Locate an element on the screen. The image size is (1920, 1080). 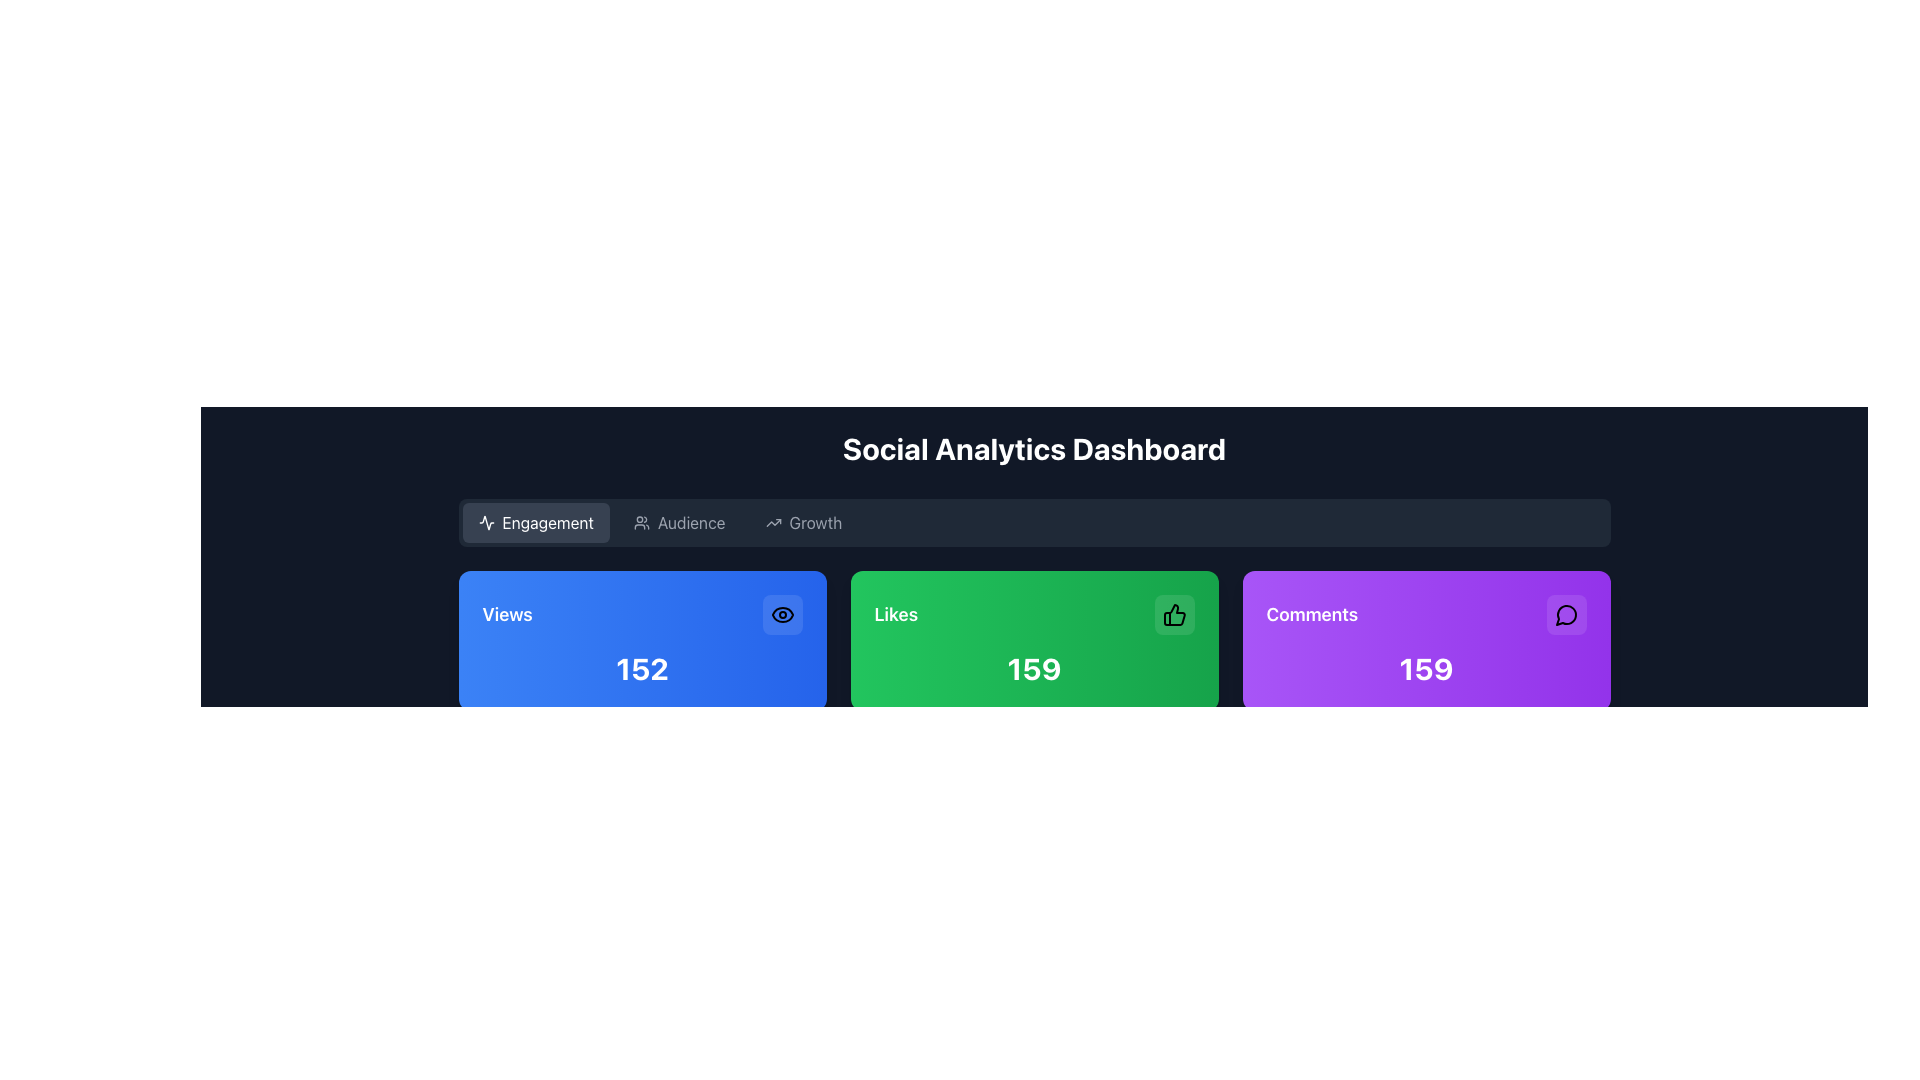
the 'Audience' button, which is a rectangular button with two user profile icons on the left, located between the 'Engagement' and 'Growth' buttons is located at coordinates (679, 522).